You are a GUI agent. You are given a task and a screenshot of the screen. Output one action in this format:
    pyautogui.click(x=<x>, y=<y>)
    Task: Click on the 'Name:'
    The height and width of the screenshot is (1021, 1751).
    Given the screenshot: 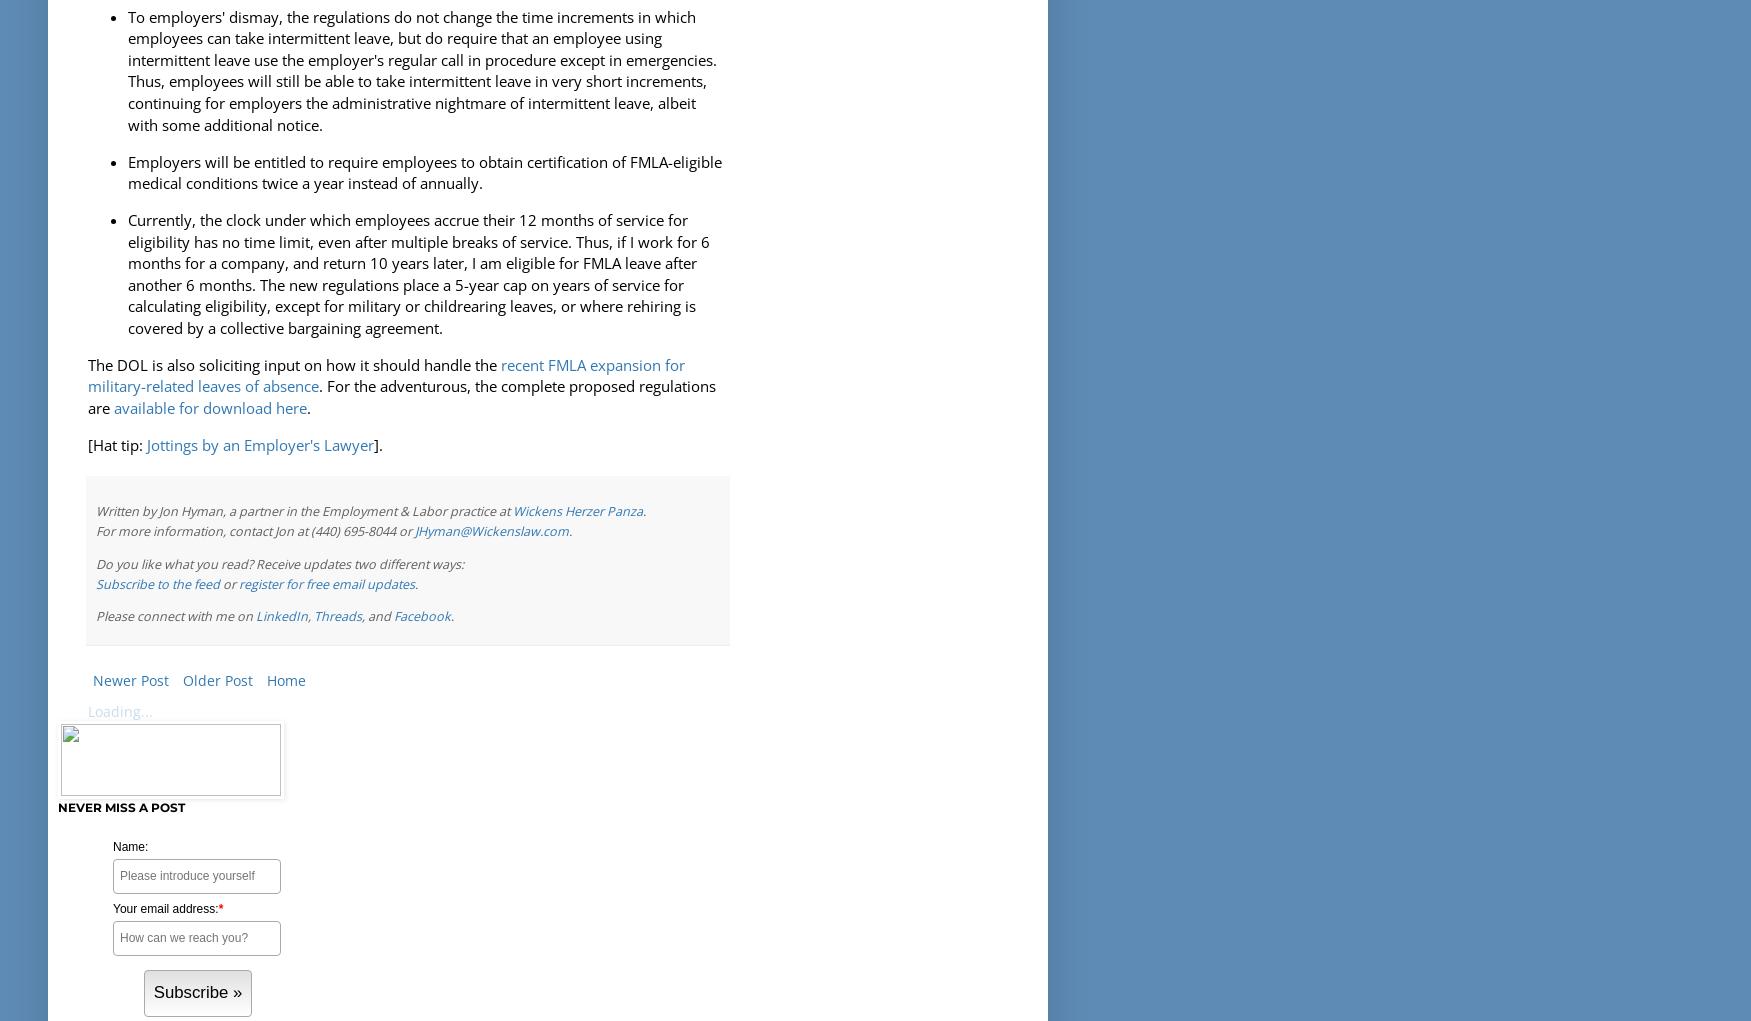 What is the action you would take?
    pyautogui.click(x=131, y=847)
    